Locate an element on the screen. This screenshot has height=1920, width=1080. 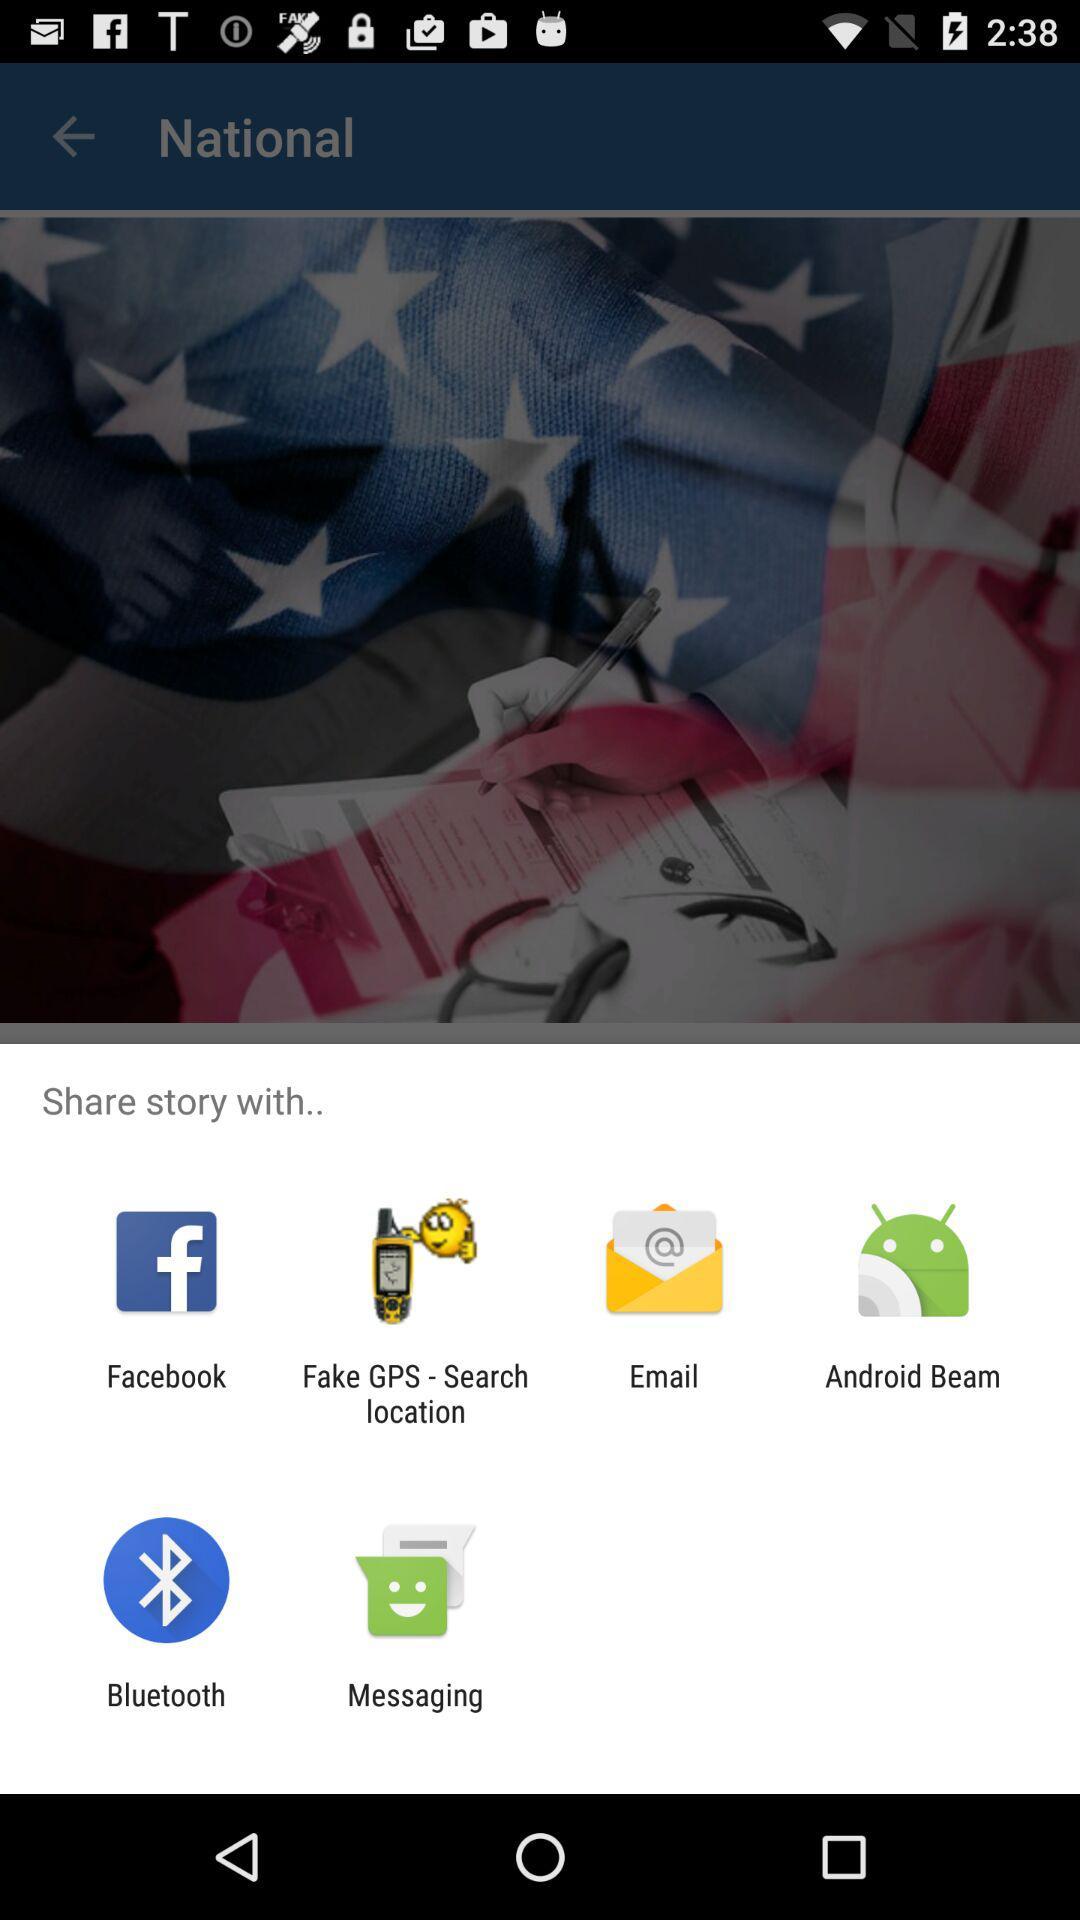
app to the left of messaging app is located at coordinates (165, 1711).